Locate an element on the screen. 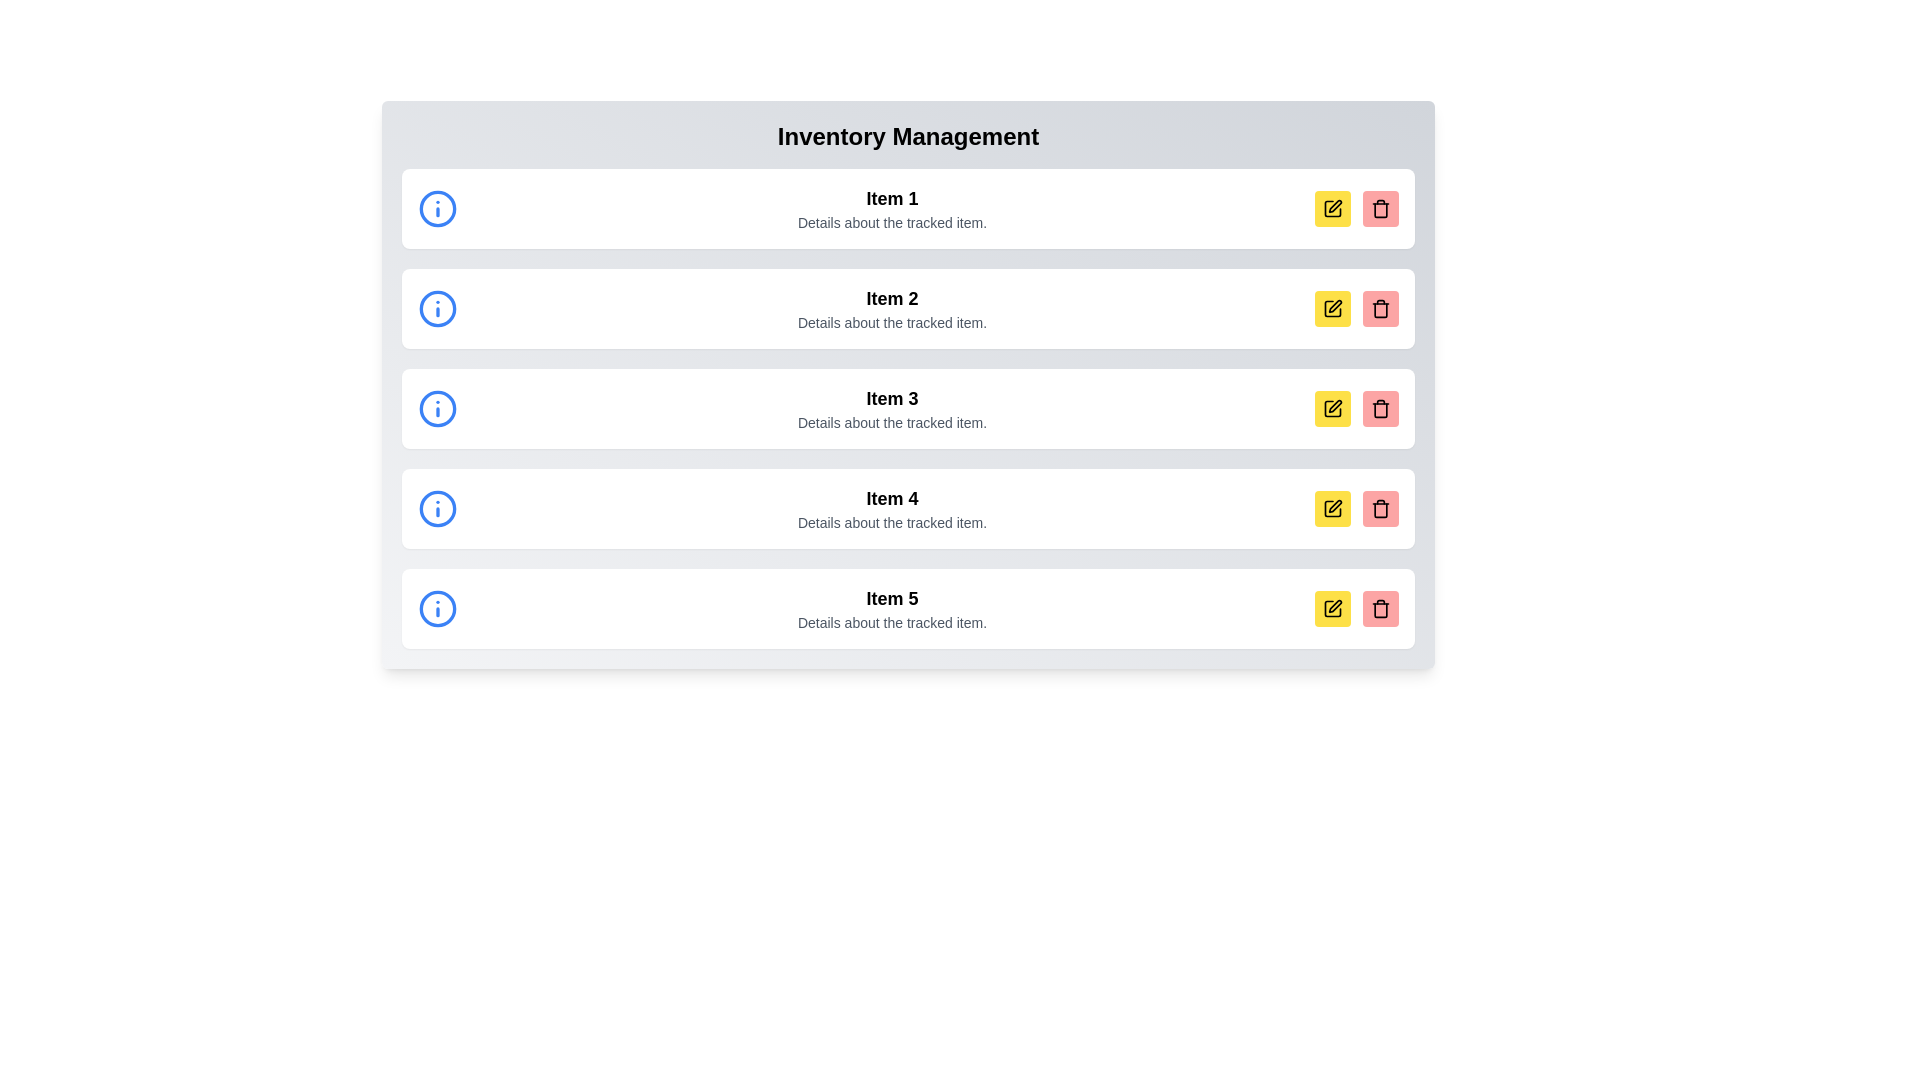 This screenshot has height=1080, width=1920. the Text Label element that reads 'Details about the tracked item.' located below the bold title 'Item 4' in the fourth row is located at coordinates (891, 522).